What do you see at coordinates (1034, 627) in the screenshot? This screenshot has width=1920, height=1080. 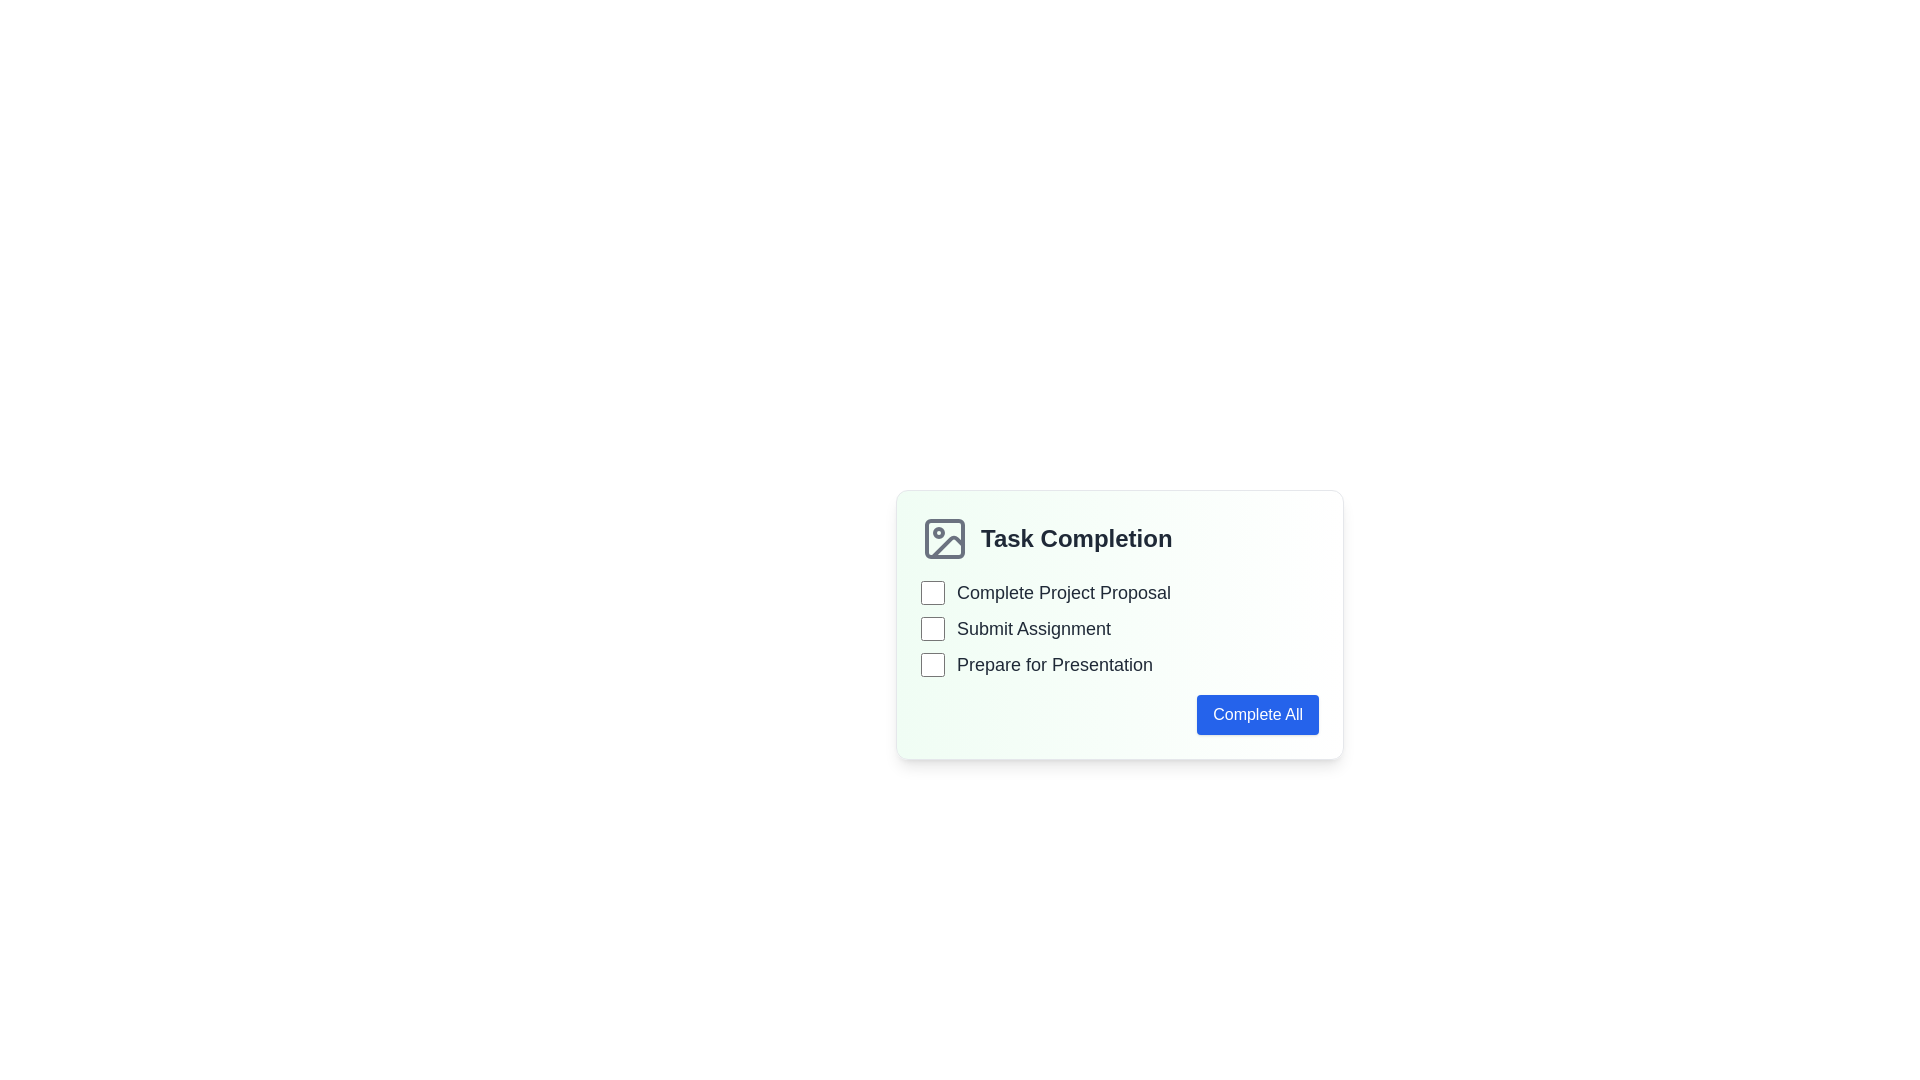 I see `the text label for the second item` at bounding box center [1034, 627].